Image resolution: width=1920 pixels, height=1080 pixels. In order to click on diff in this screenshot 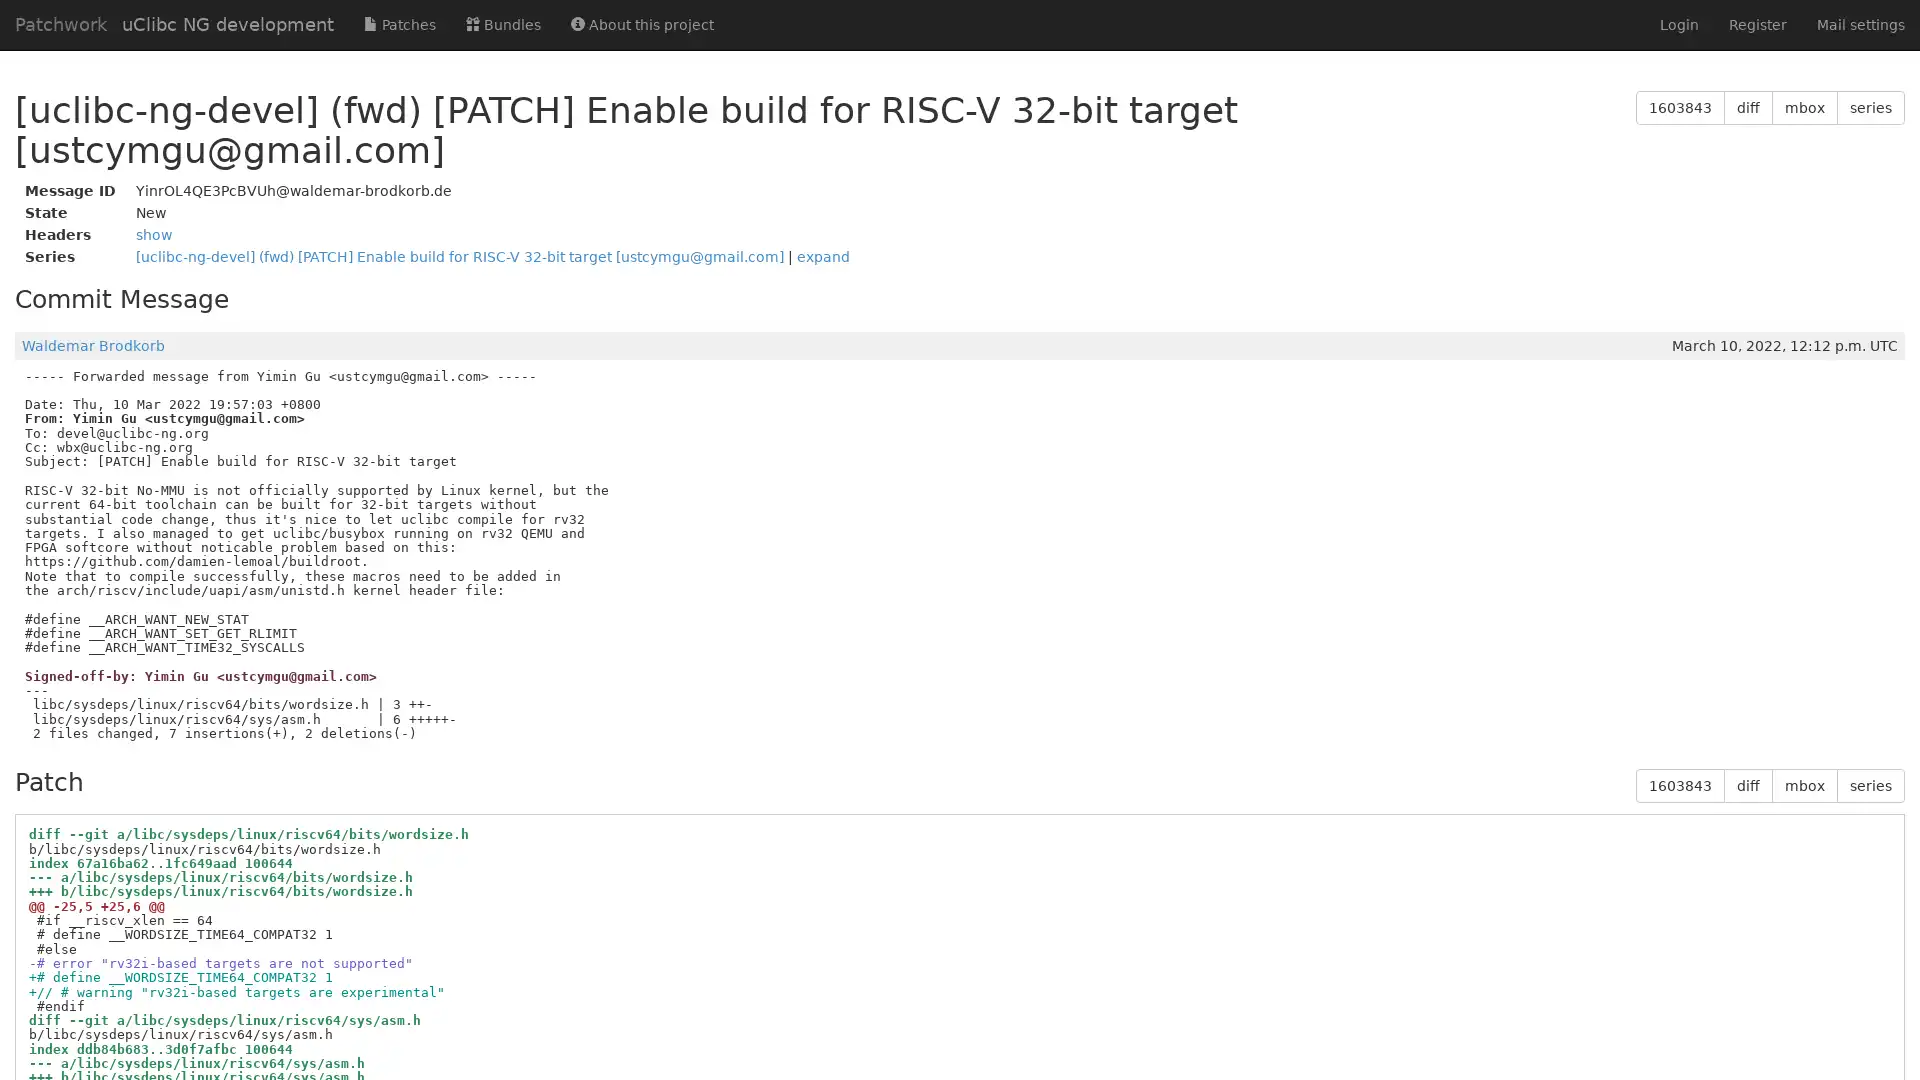, I will do `click(1747, 108)`.